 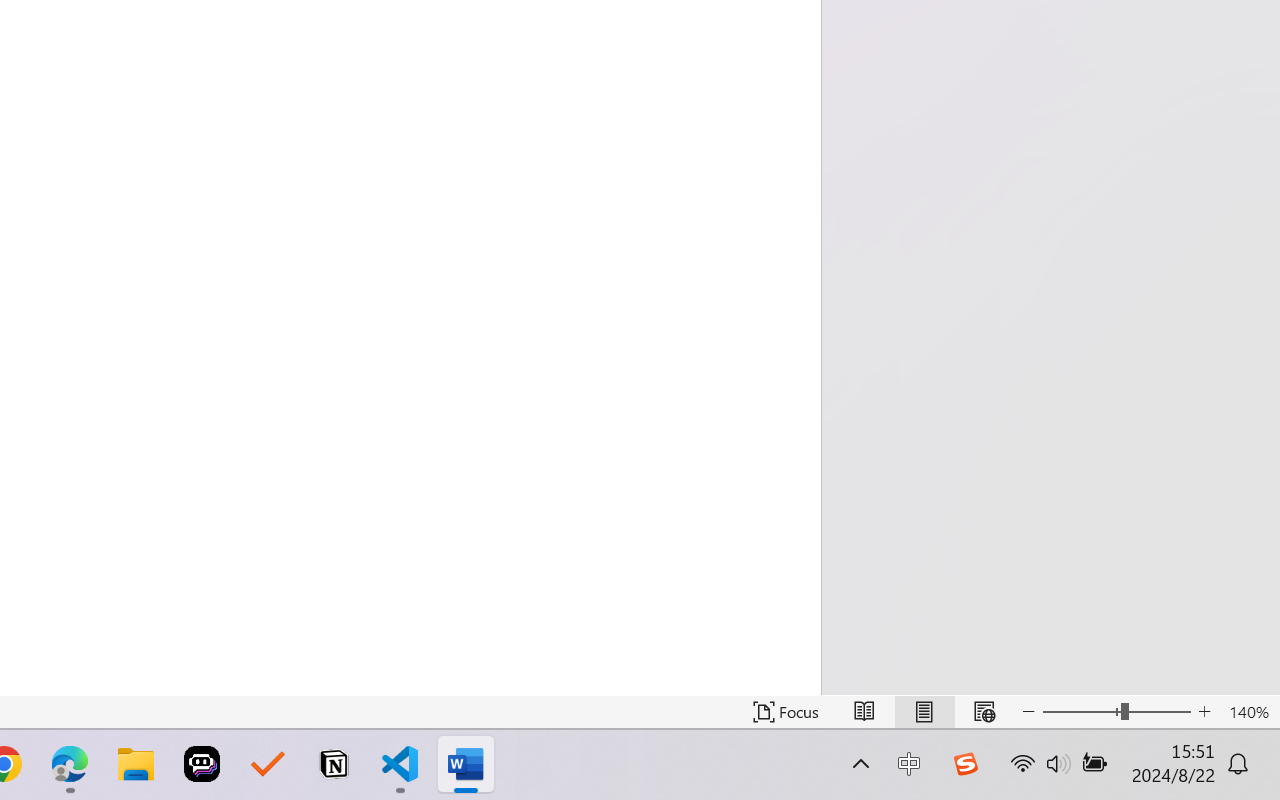 I want to click on 'Zoom 140%', so click(x=1248, y=711).